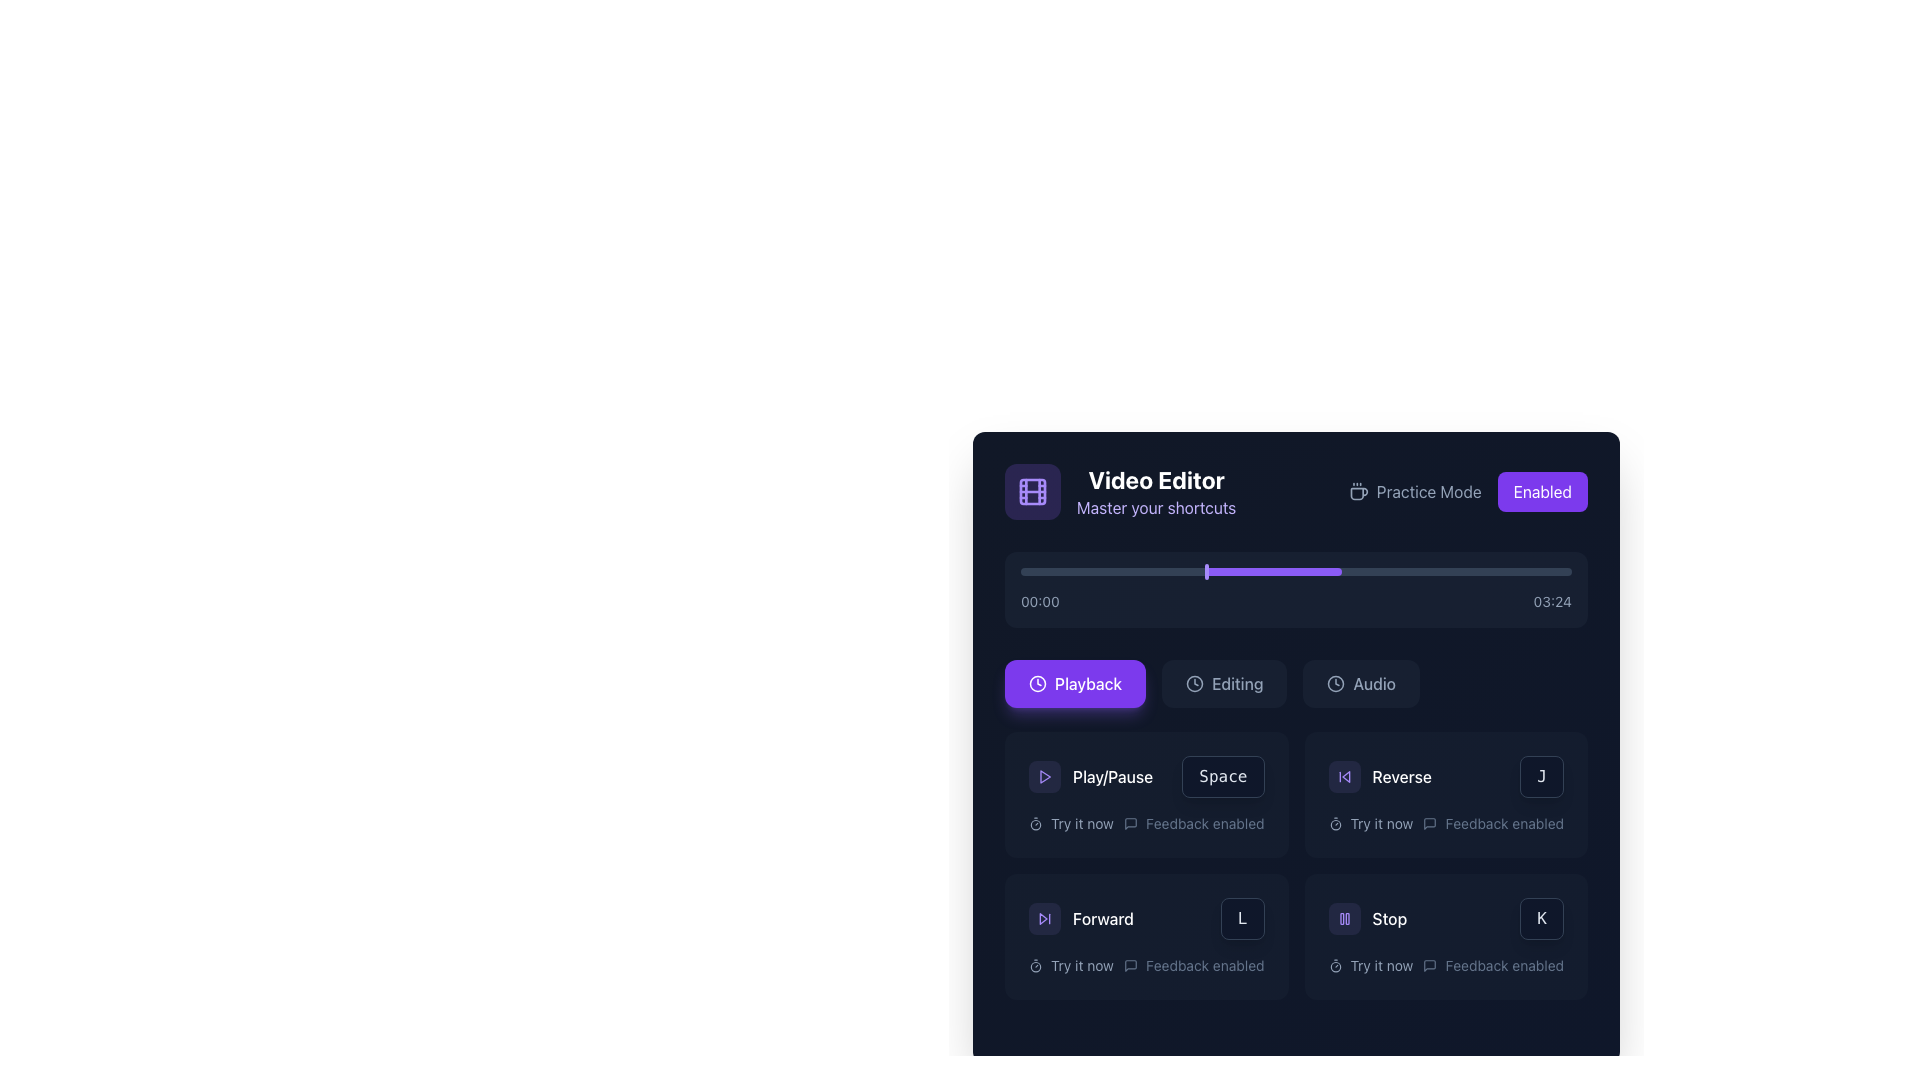 The height and width of the screenshot is (1080, 1920). I want to click on the playback time, so click(1091, 571).